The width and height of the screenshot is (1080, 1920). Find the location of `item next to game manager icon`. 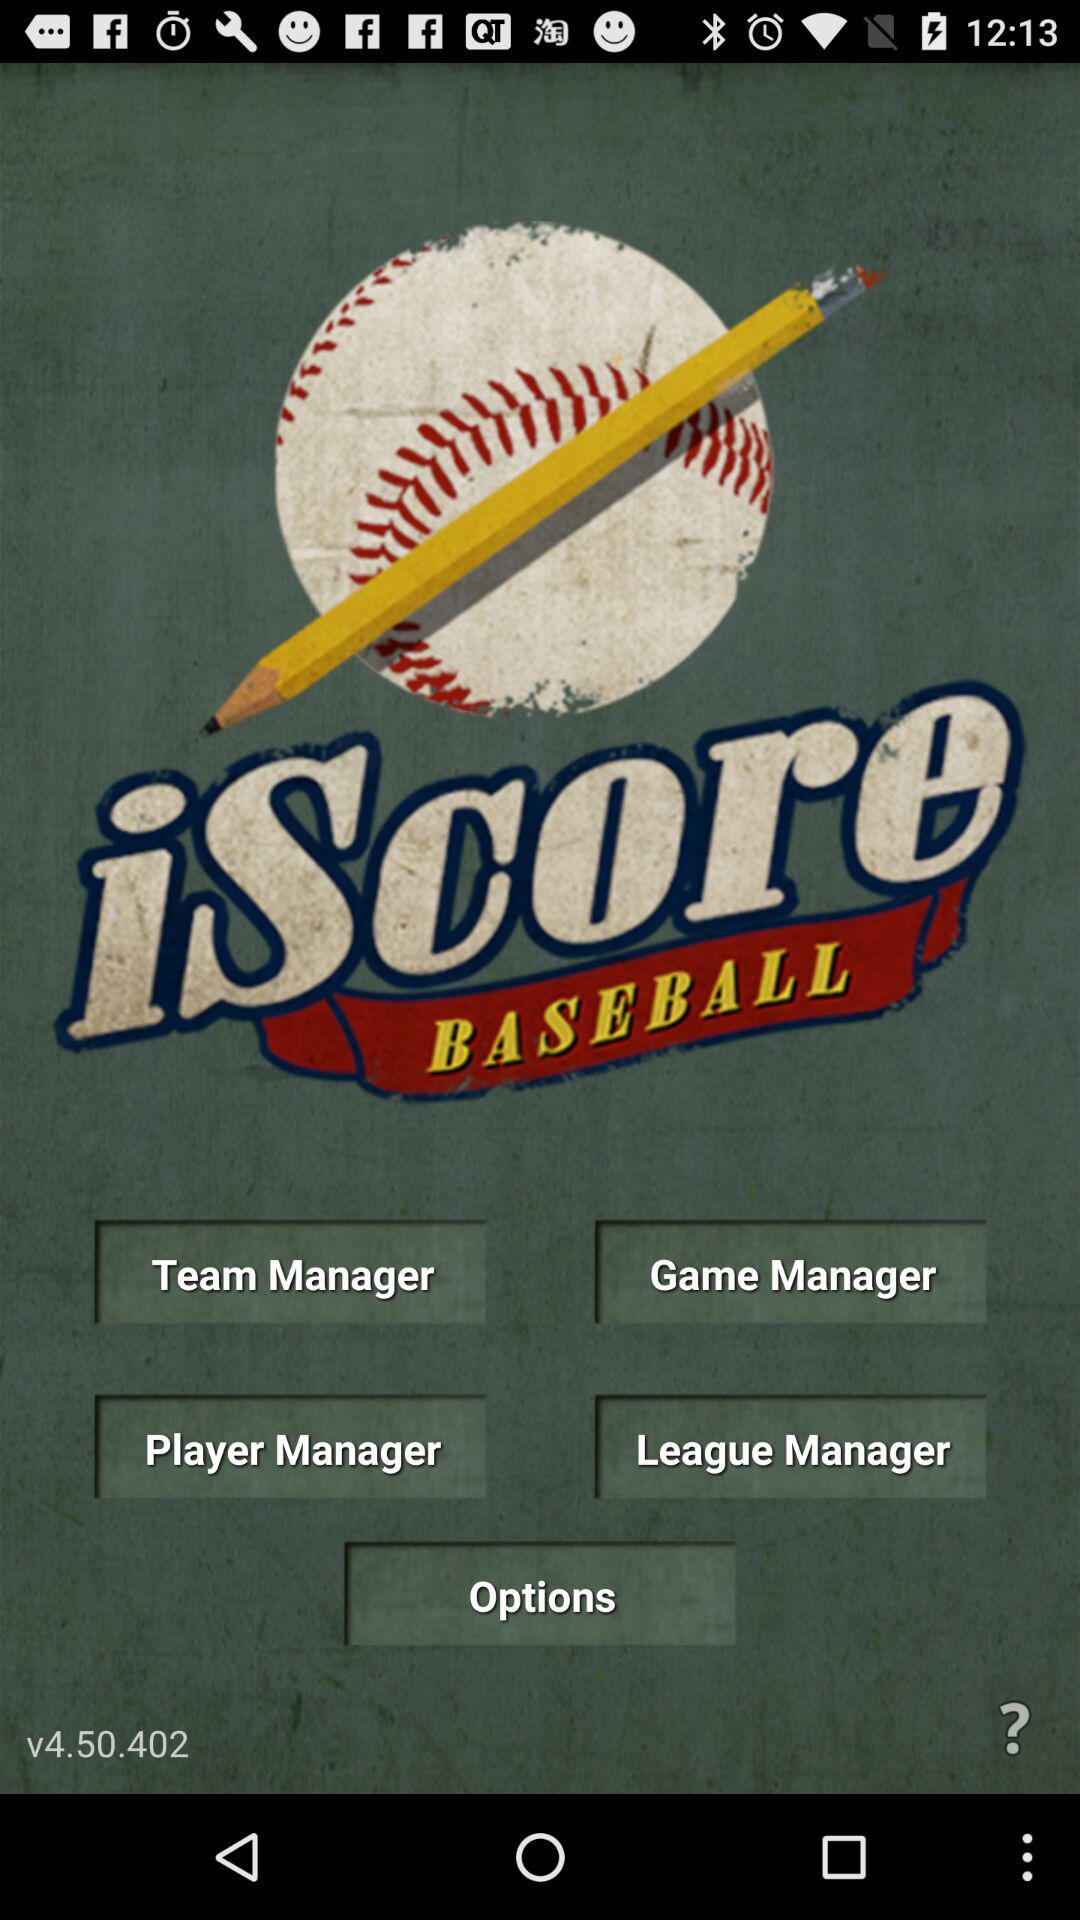

item next to game manager icon is located at coordinates (289, 1271).